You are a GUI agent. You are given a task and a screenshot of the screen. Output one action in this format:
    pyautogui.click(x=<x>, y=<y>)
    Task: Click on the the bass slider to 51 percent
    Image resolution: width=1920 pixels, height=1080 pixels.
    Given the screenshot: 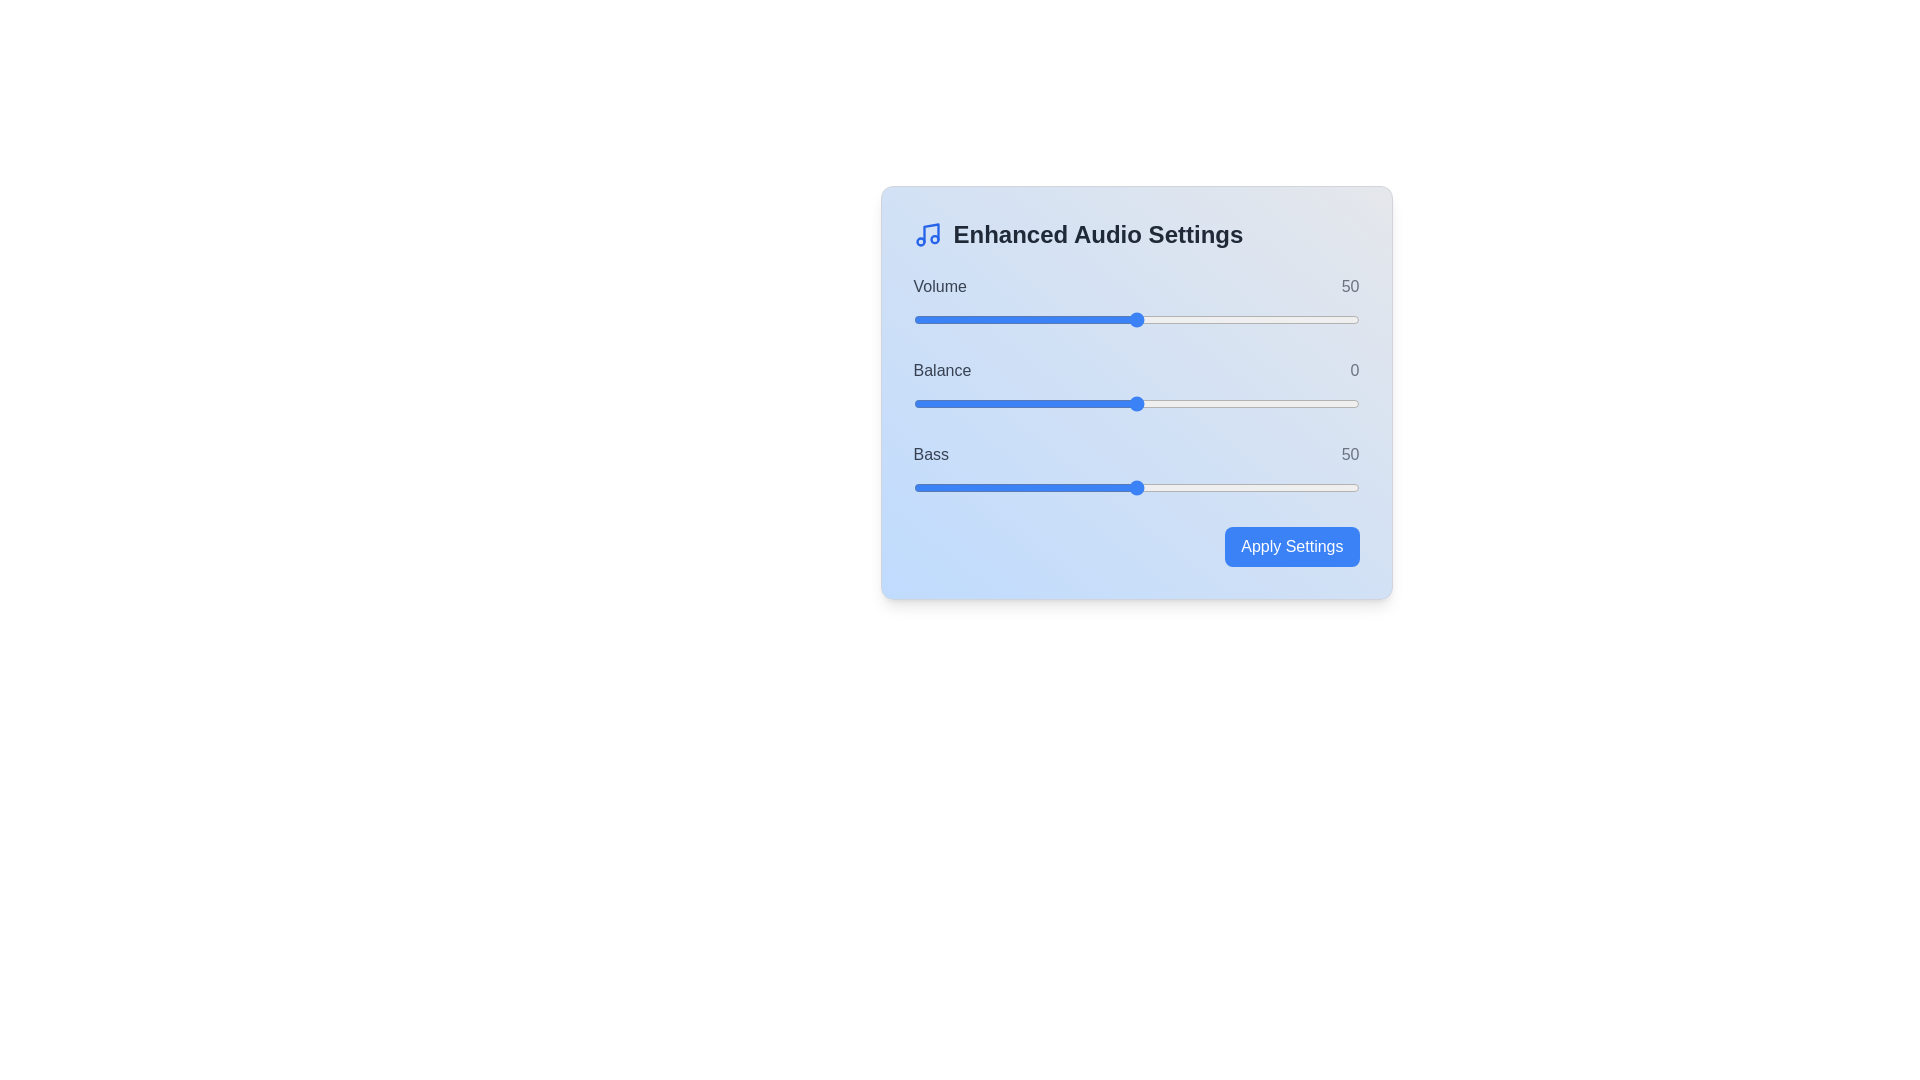 What is the action you would take?
    pyautogui.click(x=1141, y=488)
    